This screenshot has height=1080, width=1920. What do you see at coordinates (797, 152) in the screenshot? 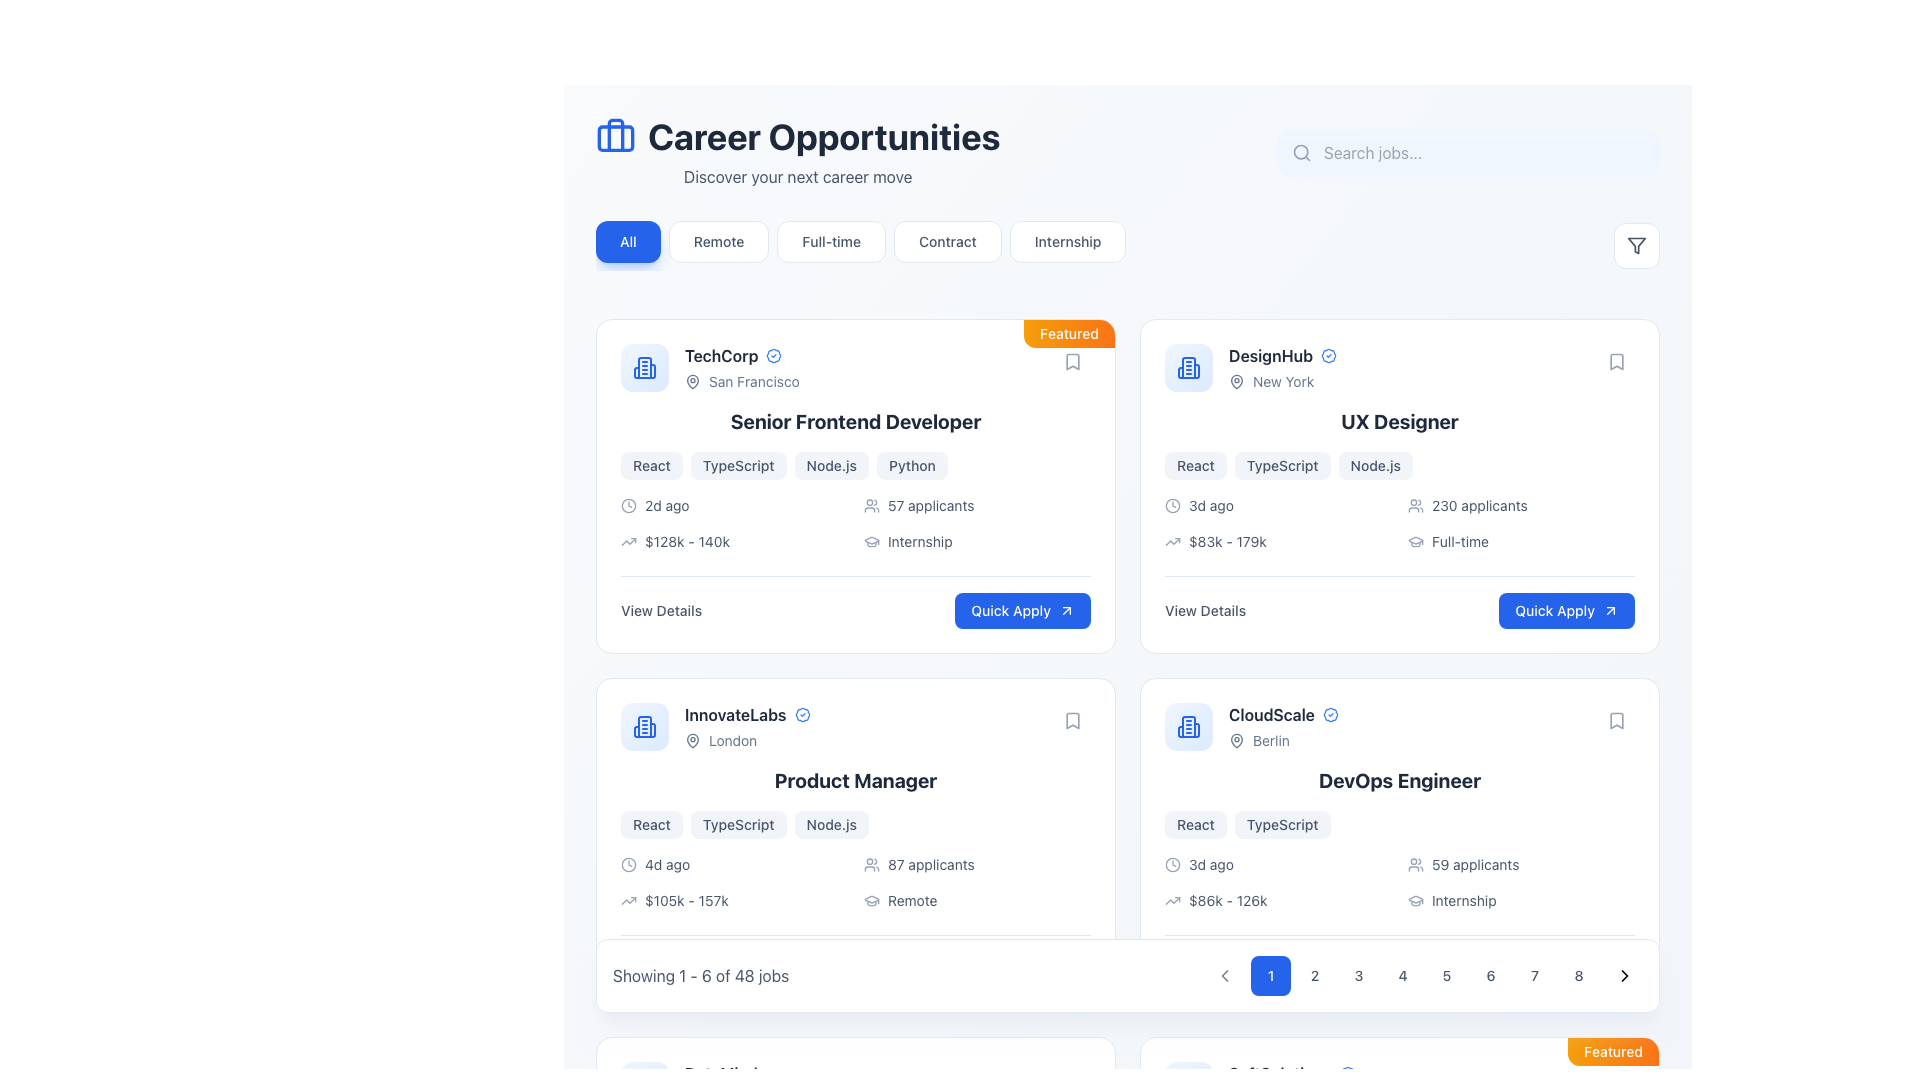
I see `the 'Career Opportunities' section header that includes a blue briefcase icon and a subtitle in gray text` at bounding box center [797, 152].